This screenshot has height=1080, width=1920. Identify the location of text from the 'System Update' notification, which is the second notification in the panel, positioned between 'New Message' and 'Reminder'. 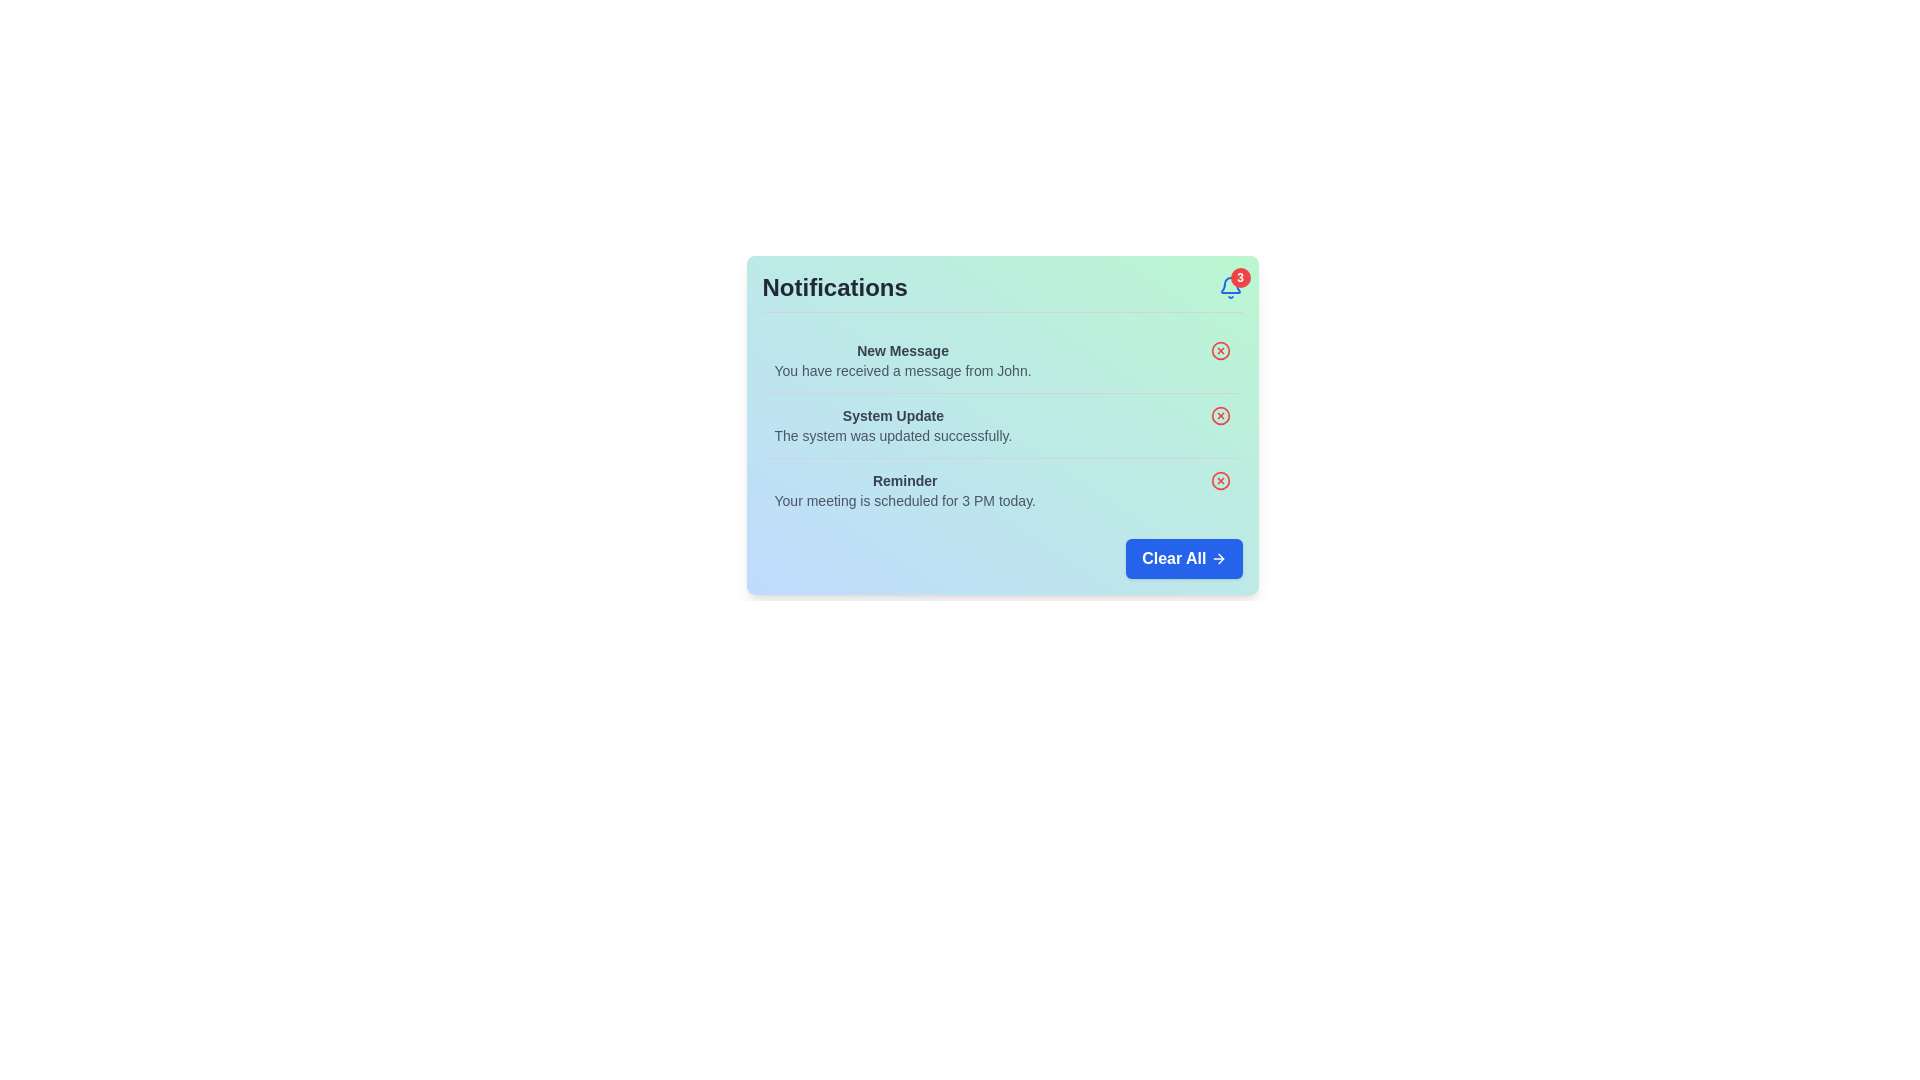
(892, 424).